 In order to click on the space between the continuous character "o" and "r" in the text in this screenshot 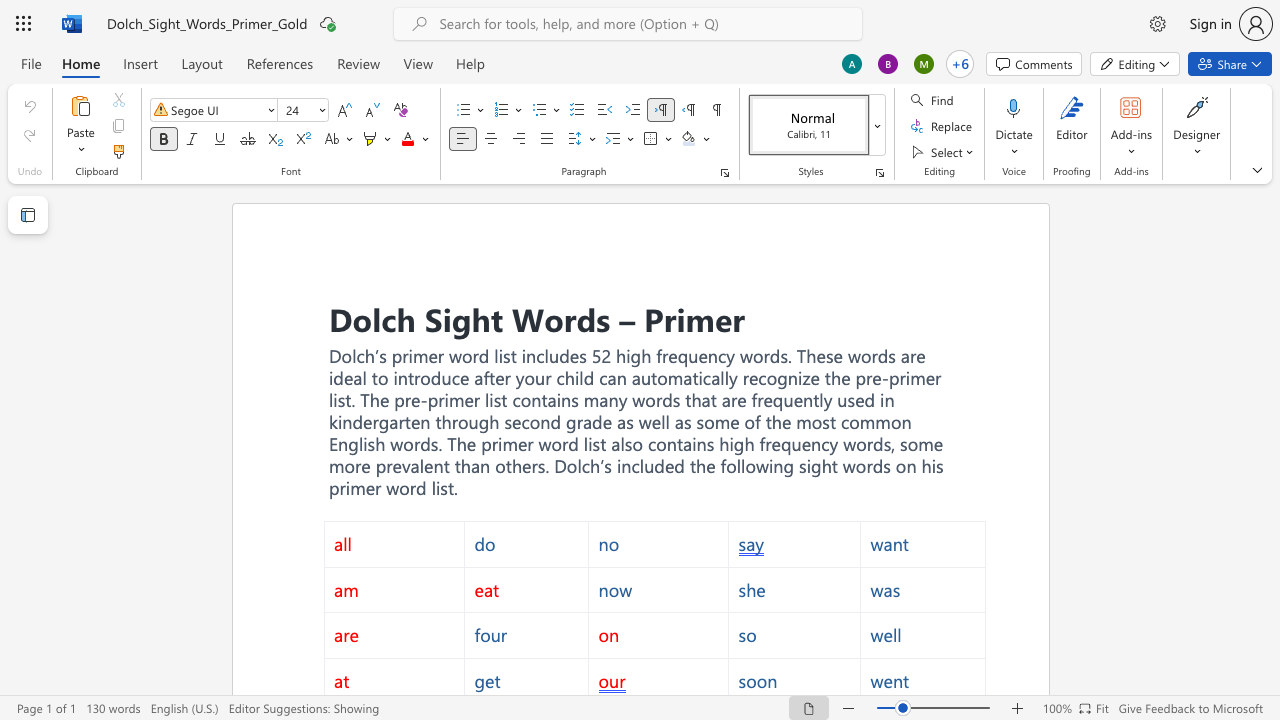, I will do `click(654, 400)`.